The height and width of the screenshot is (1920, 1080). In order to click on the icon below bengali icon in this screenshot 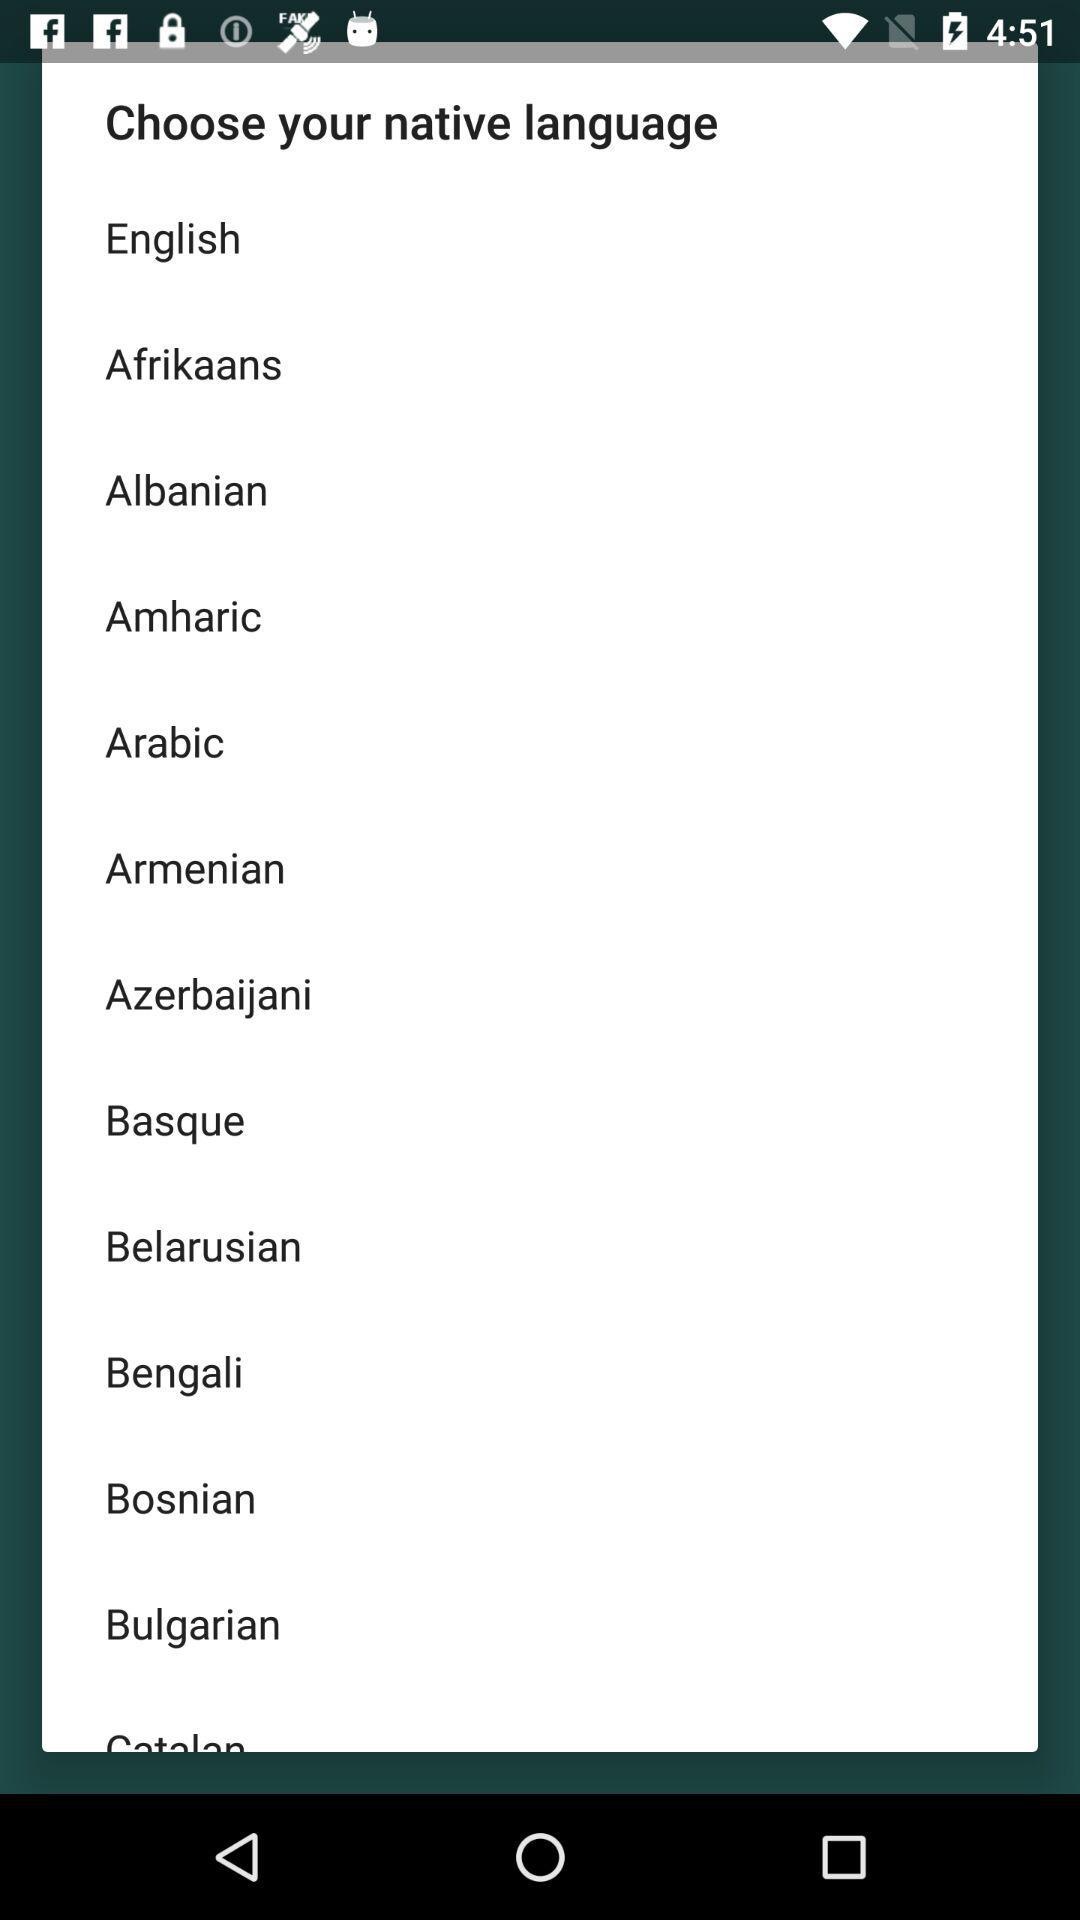, I will do `click(540, 1497)`.